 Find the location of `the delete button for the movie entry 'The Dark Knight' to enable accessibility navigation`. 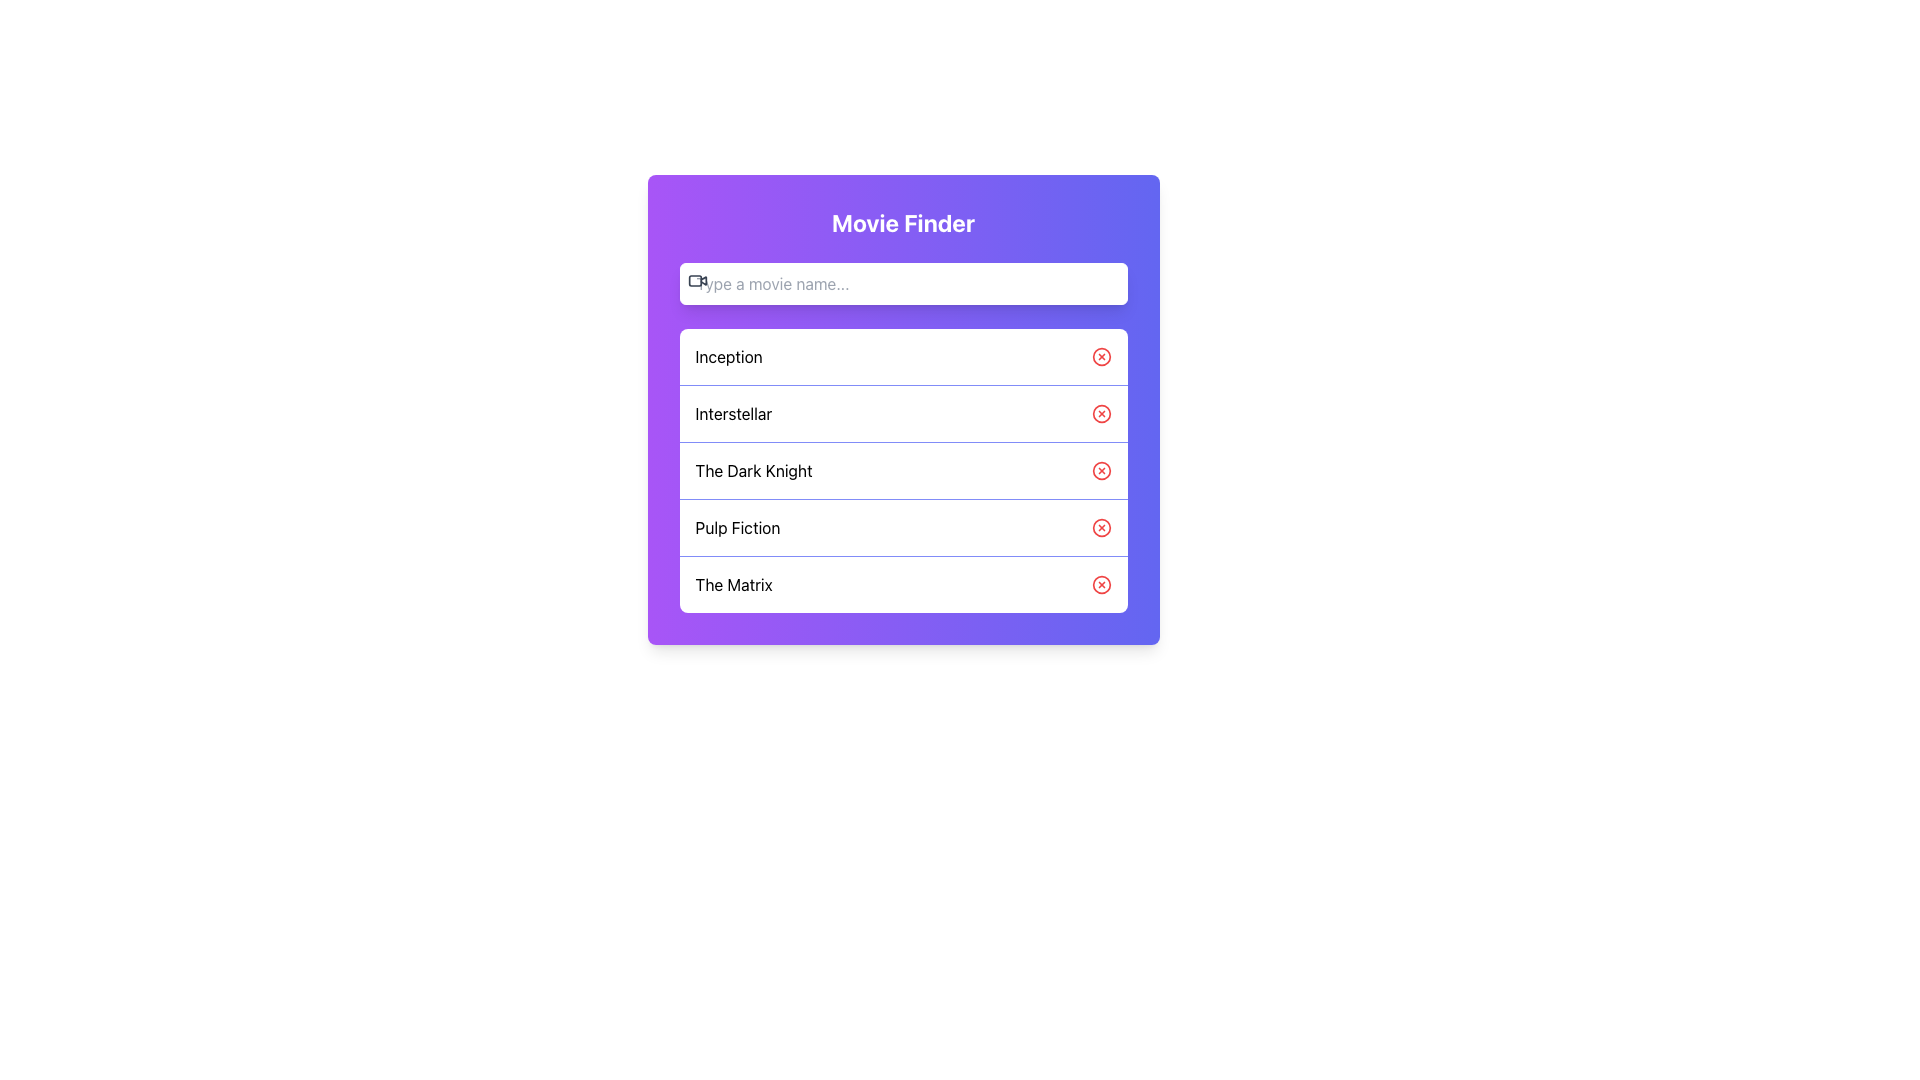

the delete button for the movie entry 'The Dark Knight' to enable accessibility navigation is located at coordinates (1100, 470).